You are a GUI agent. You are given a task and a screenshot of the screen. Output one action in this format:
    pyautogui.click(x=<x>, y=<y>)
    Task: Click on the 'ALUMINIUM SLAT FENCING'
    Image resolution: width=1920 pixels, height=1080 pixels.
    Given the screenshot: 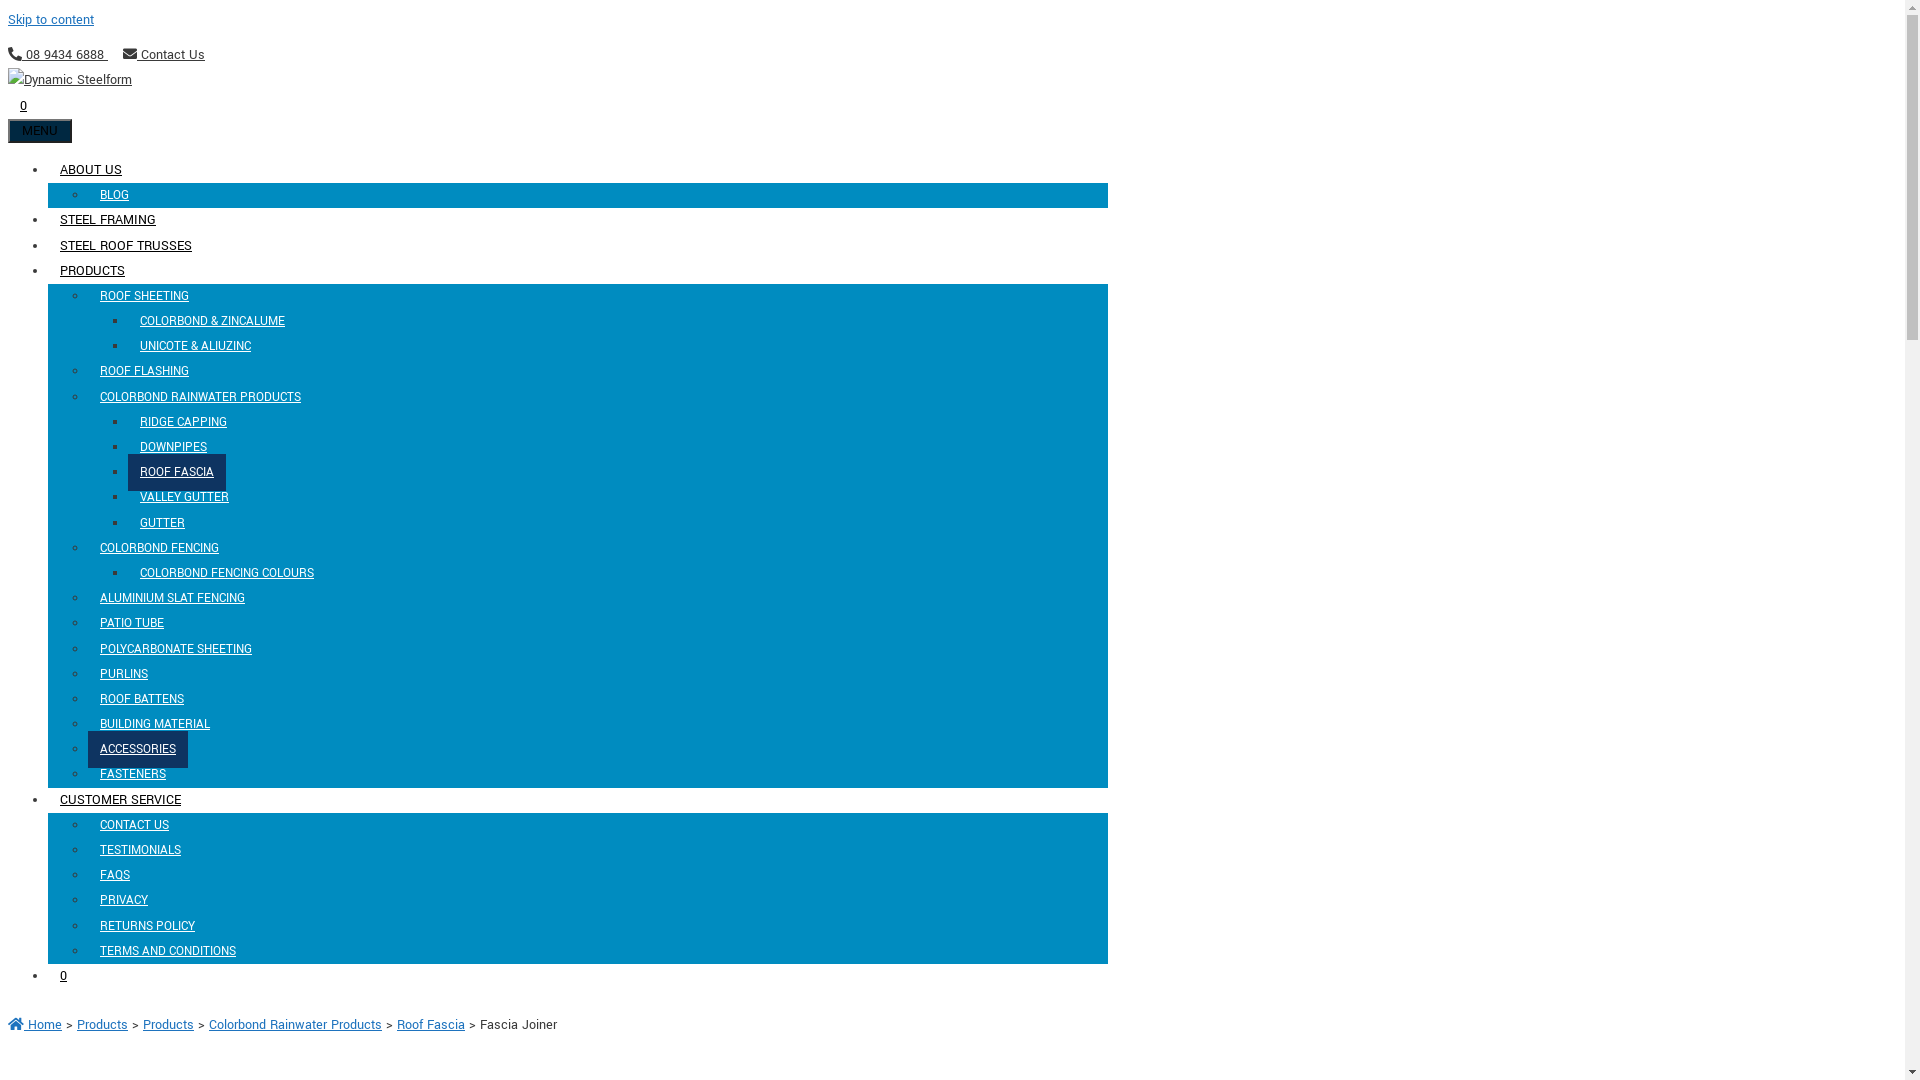 What is the action you would take?
    pyautogui.click(x=172, y=597)
    